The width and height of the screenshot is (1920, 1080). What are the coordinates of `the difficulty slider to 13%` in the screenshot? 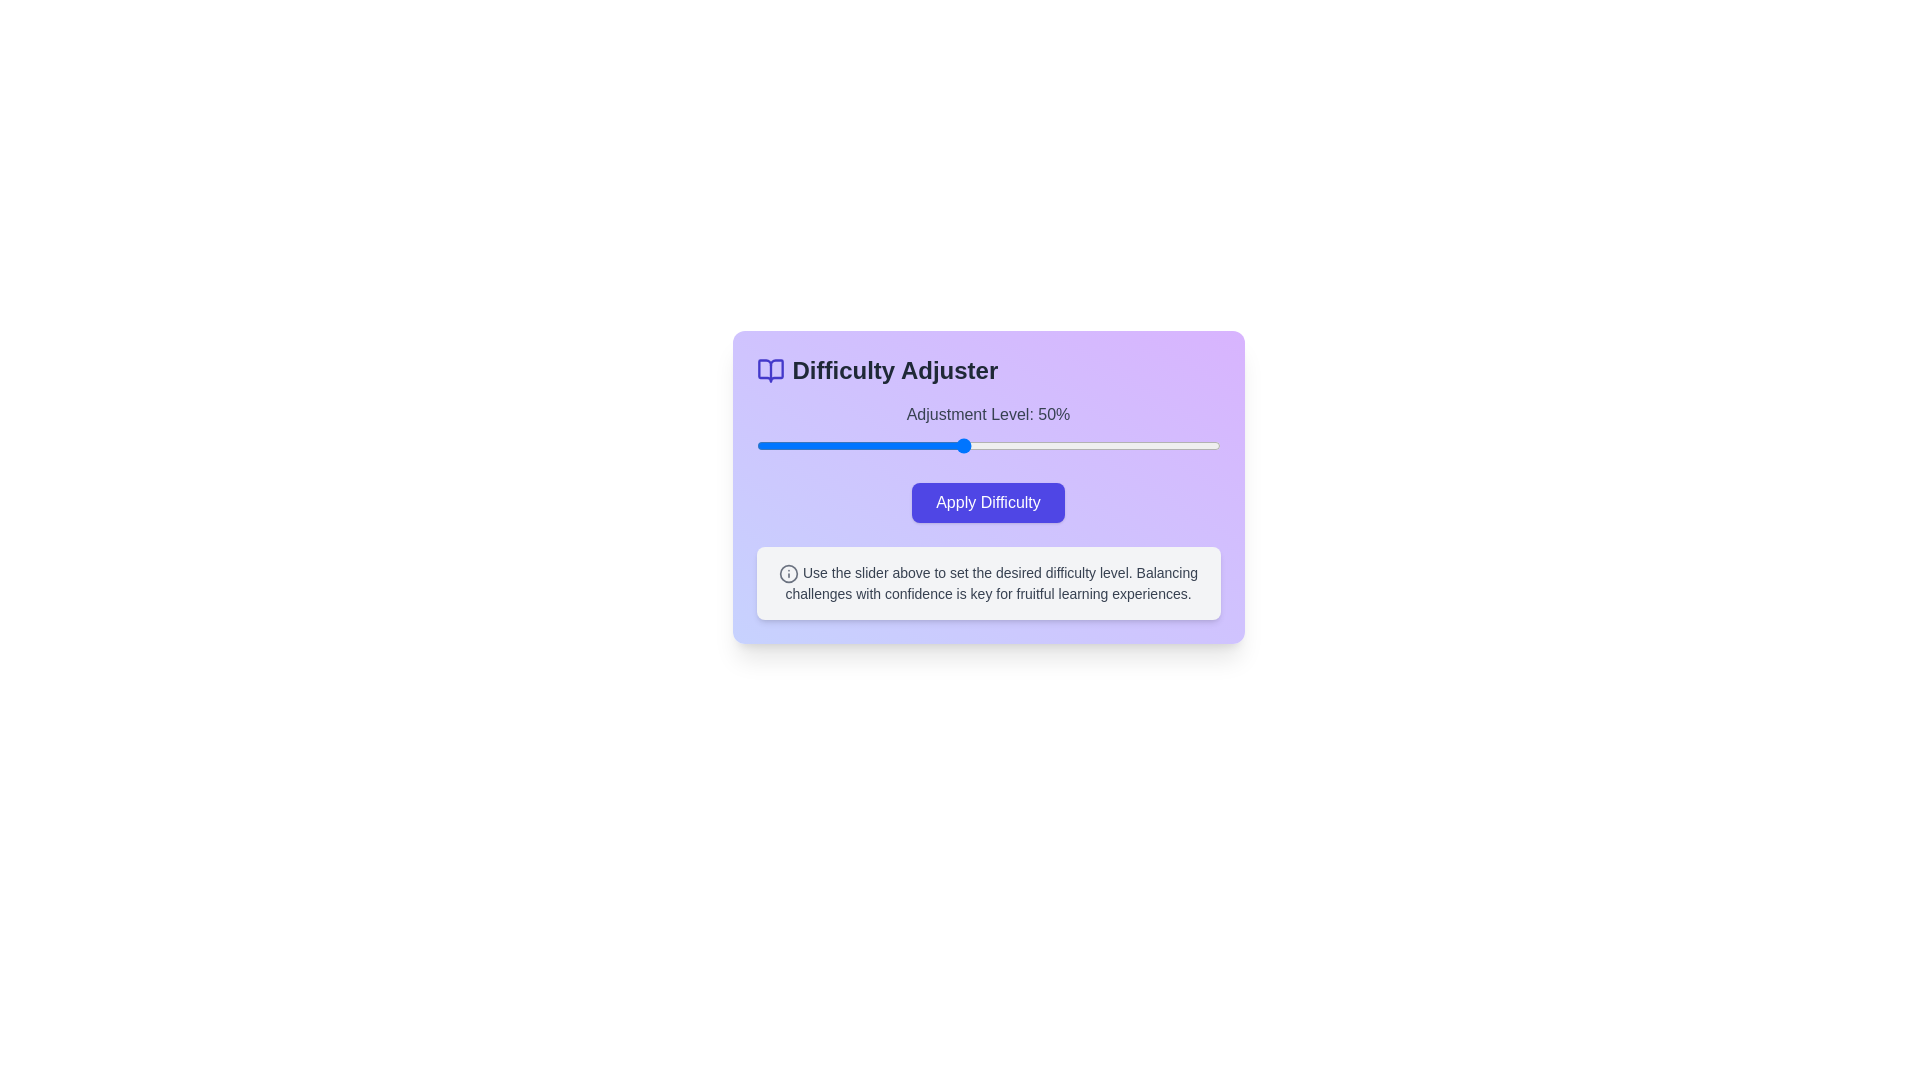 It's located at (771, 445).